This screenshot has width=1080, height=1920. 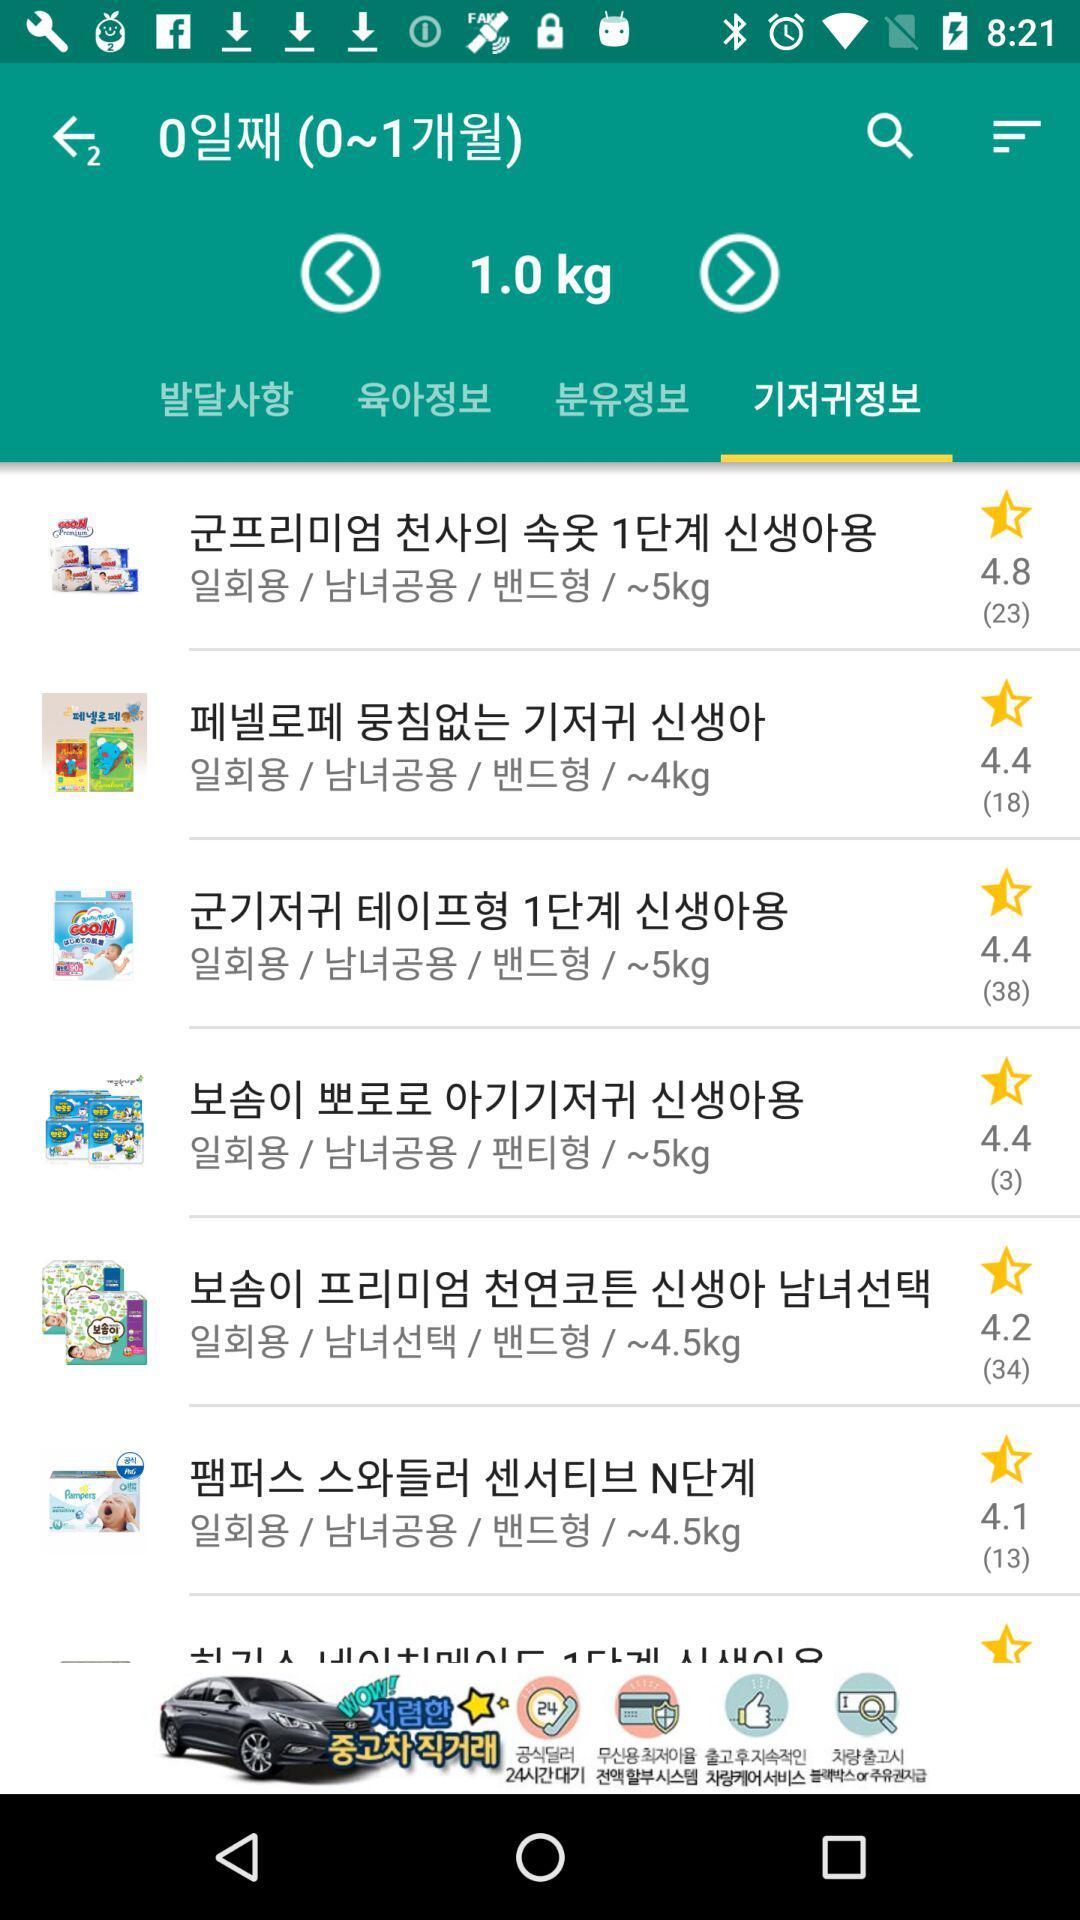 What do you see at coordinates (739, 272) in the screenshot?
I see `the arrow_forward icon` at bounding box center [739, 272].